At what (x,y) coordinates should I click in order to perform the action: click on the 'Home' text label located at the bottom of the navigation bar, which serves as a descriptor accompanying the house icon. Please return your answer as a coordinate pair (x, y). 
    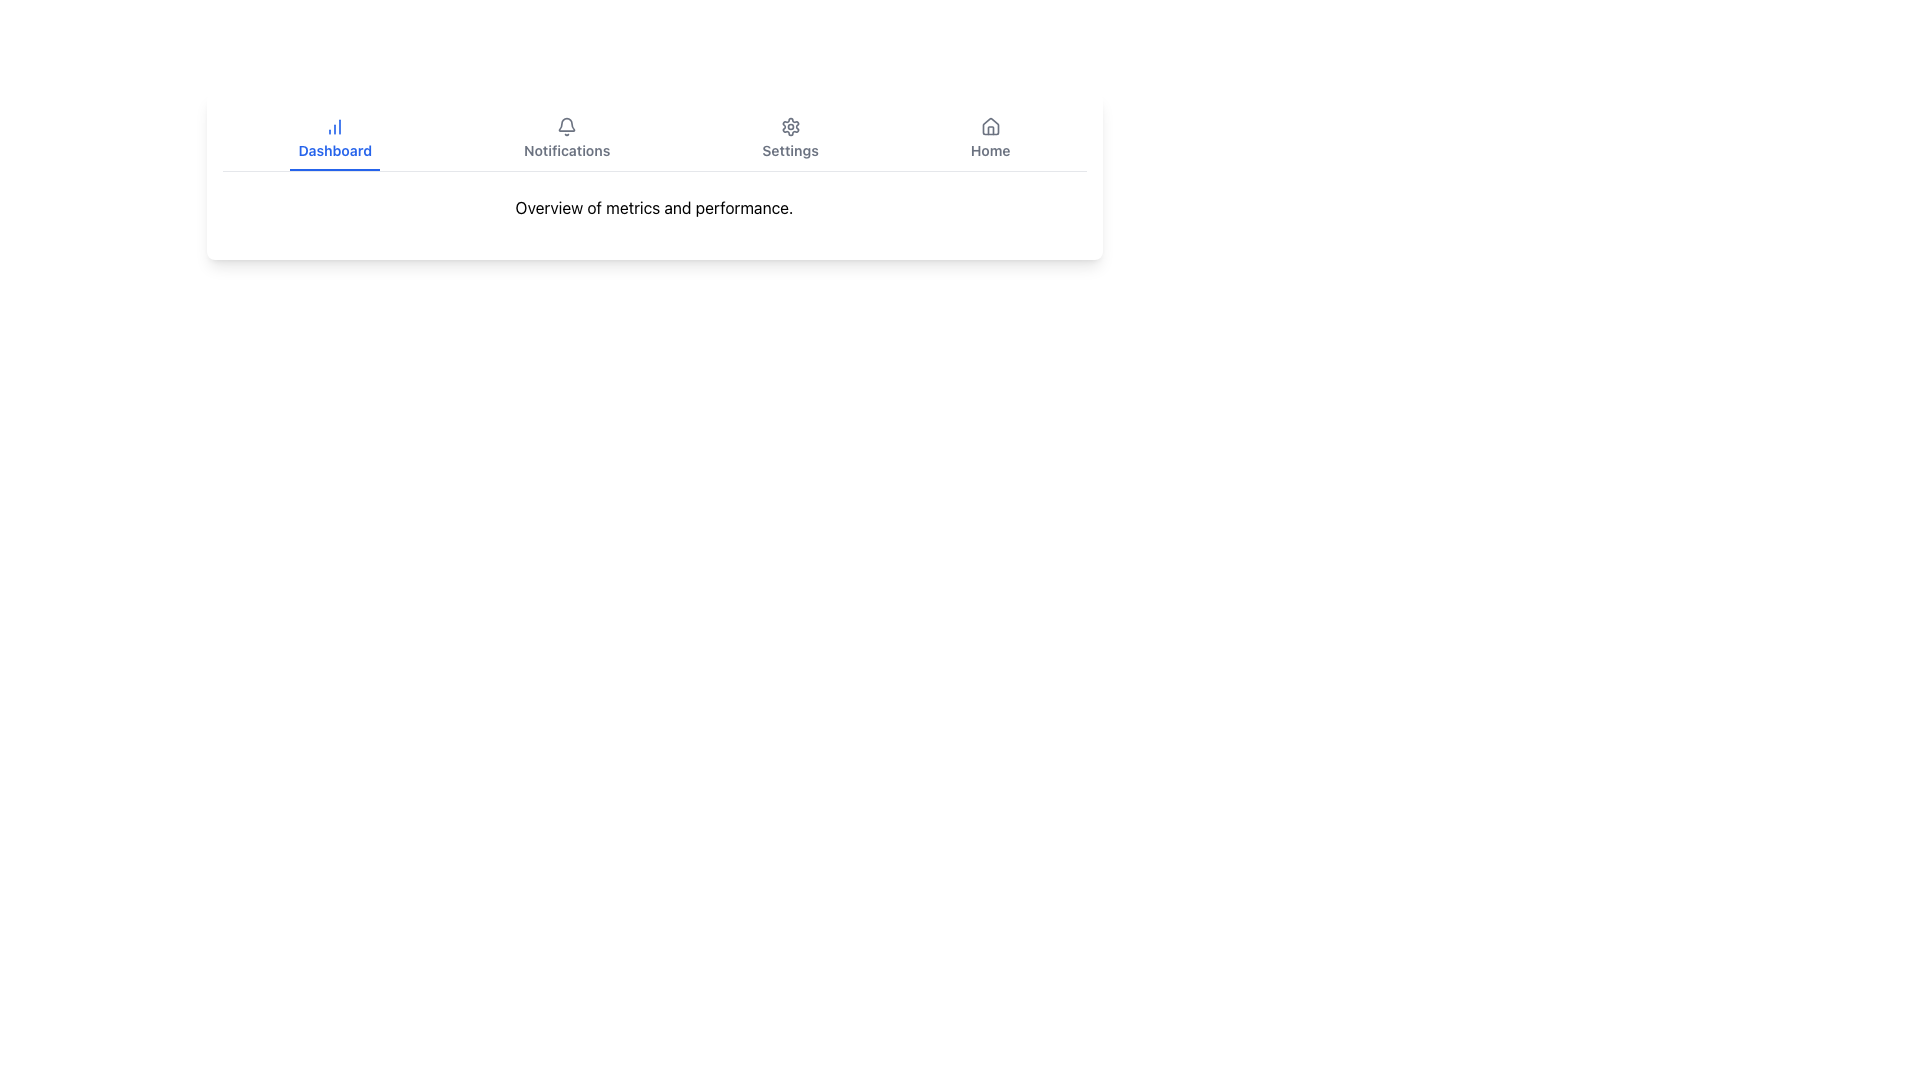
    Looking at the image, I should click on (990, 149).